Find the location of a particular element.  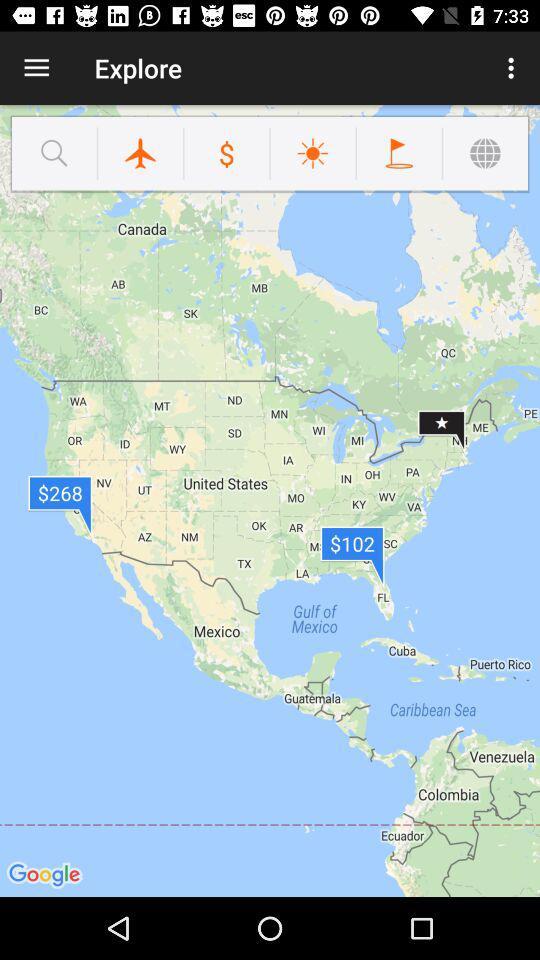

icon next to explore icon is located at coordinates (513, 68).